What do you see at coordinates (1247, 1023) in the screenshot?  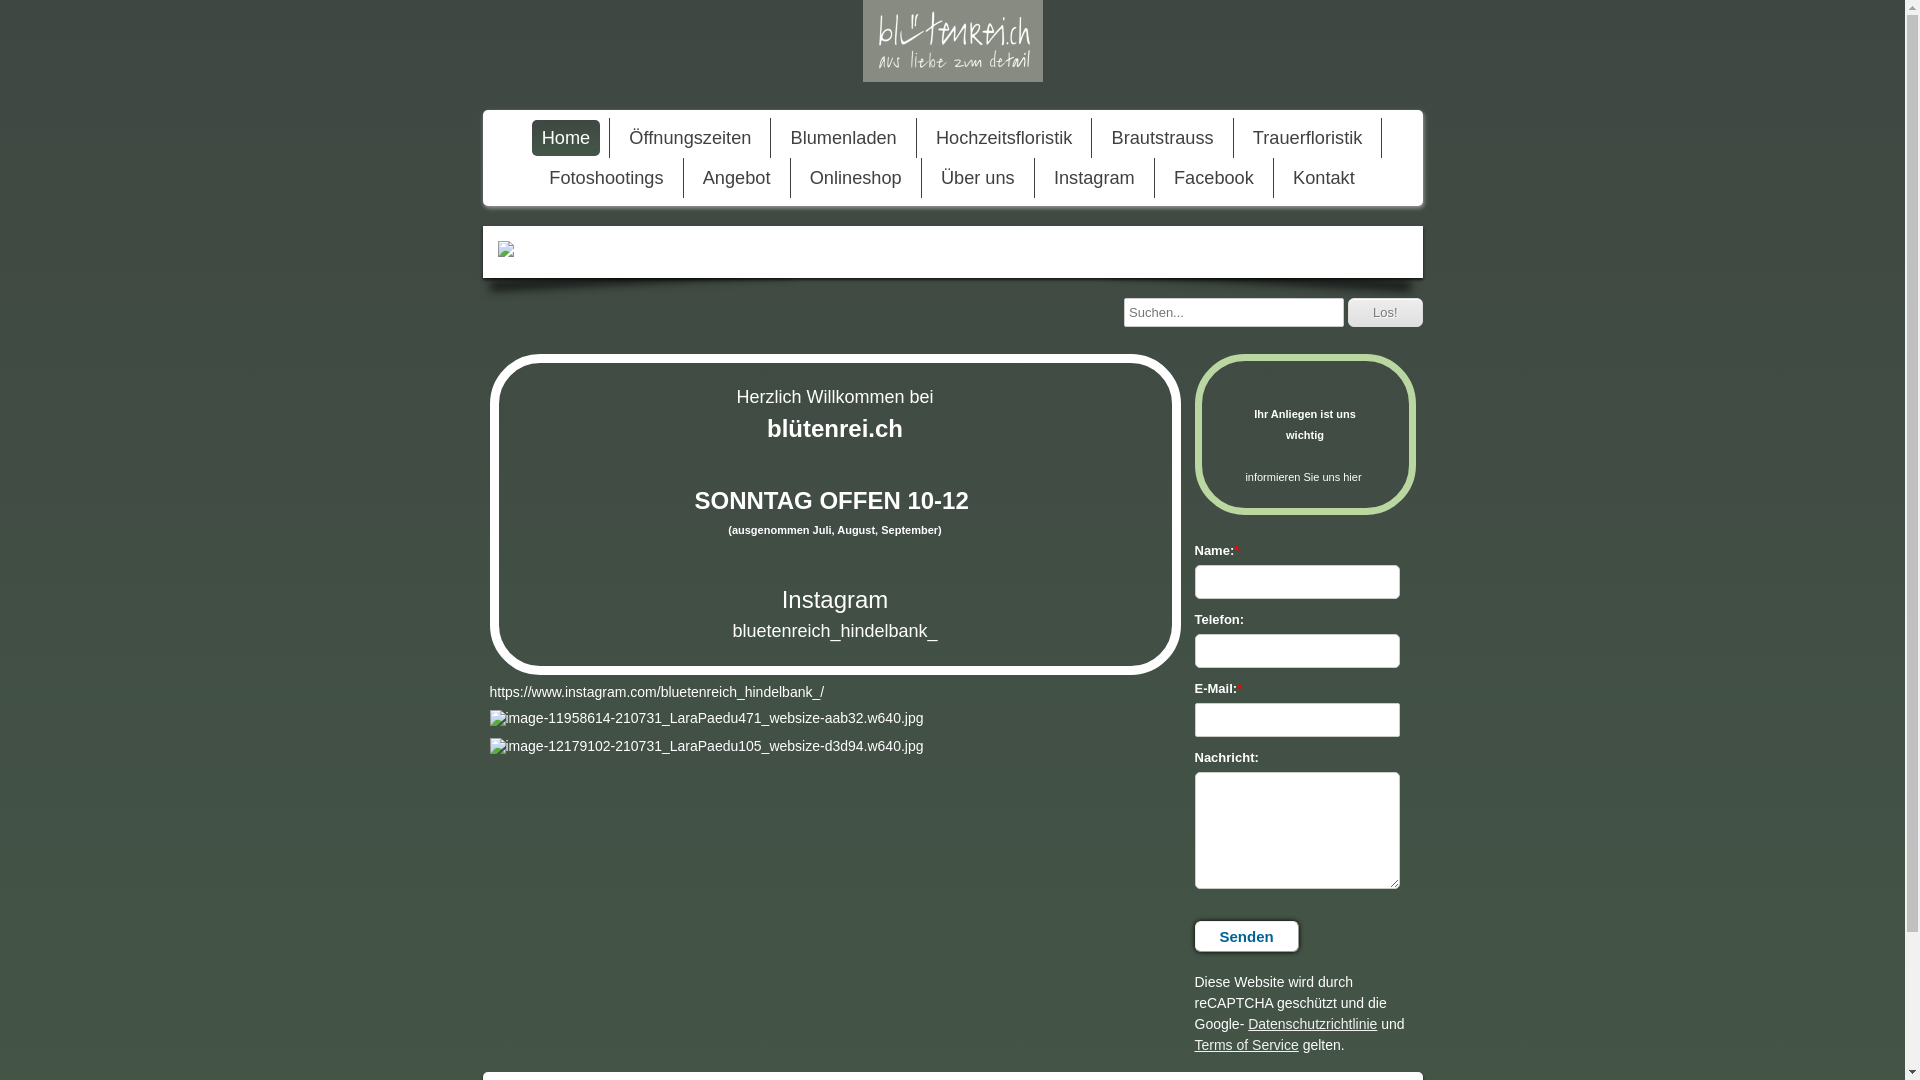 I see `'Datenschutzrichtlinie'` at bounding box center [1247, 1023].